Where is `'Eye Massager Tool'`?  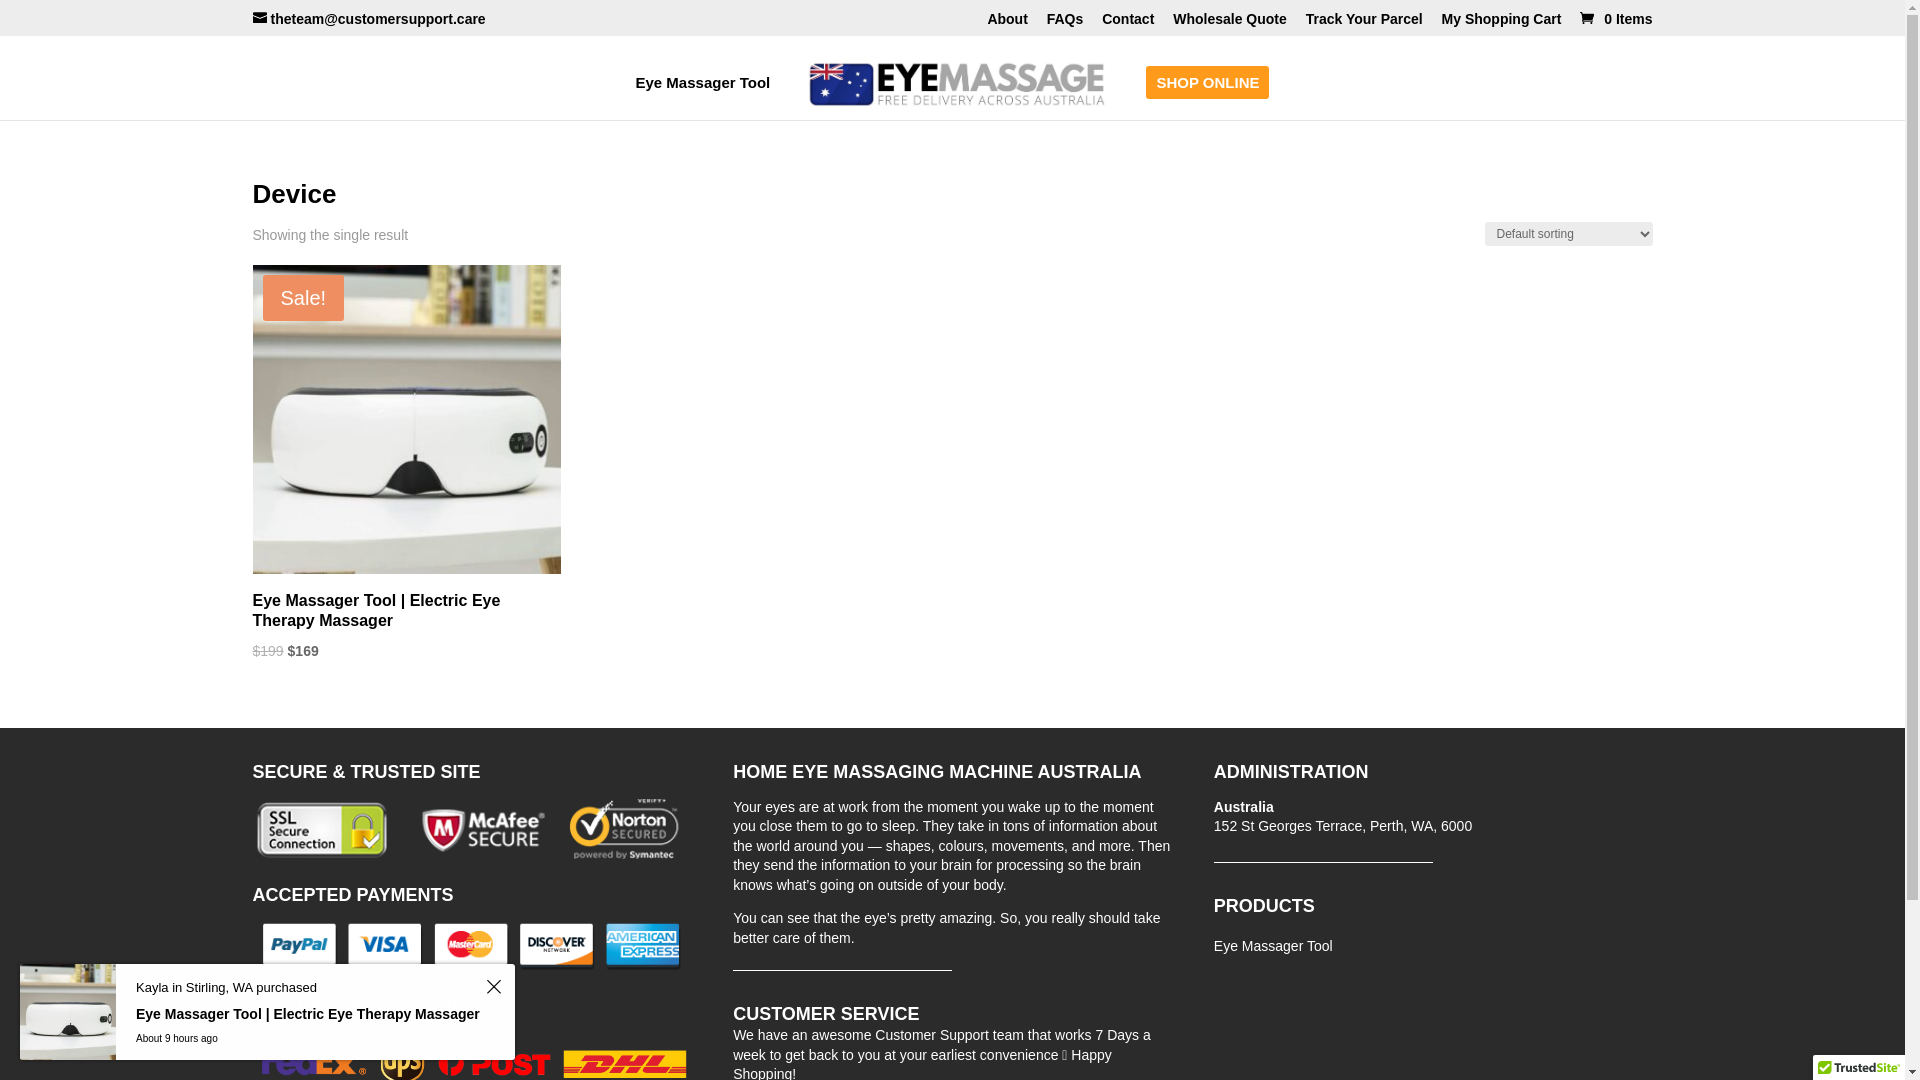 'Eye Massager Tool' is located at coordinates (703, 97).